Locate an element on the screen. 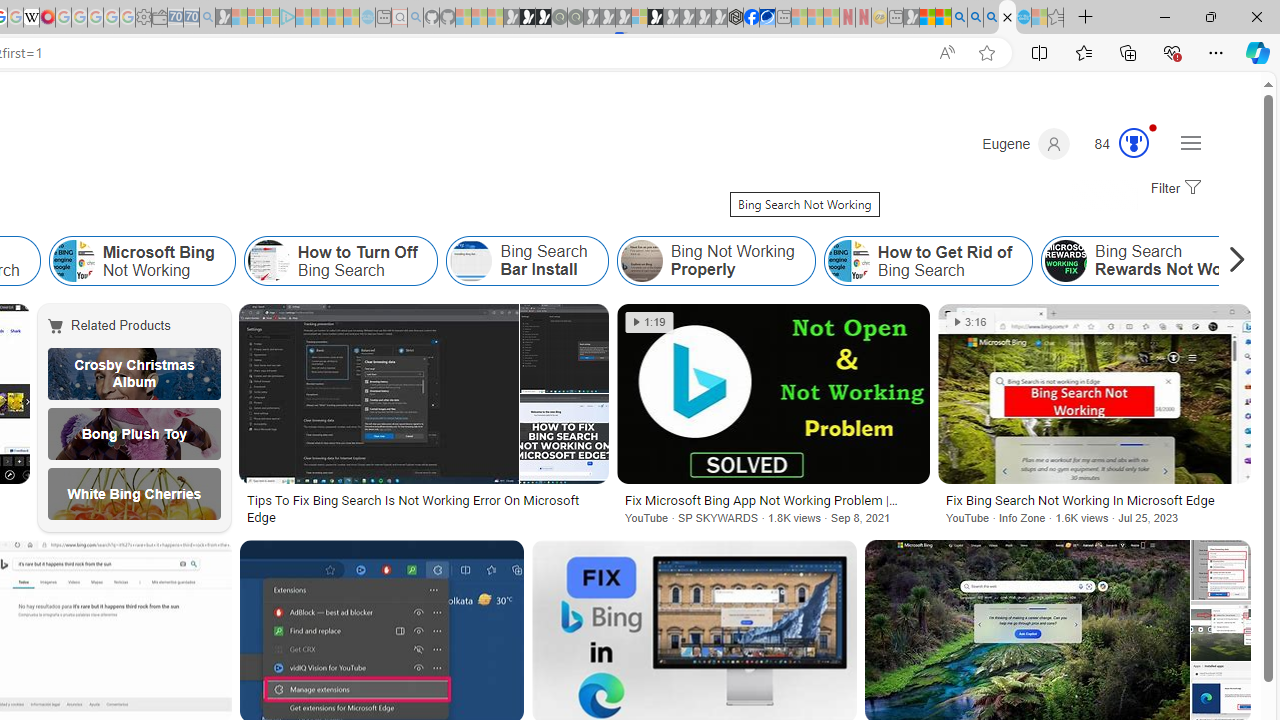 The width and height of the screenshot is (1280, 720). '2009 Bing officially replaced Live Search on June 3 - Search' is located at coordinates (975, 17).